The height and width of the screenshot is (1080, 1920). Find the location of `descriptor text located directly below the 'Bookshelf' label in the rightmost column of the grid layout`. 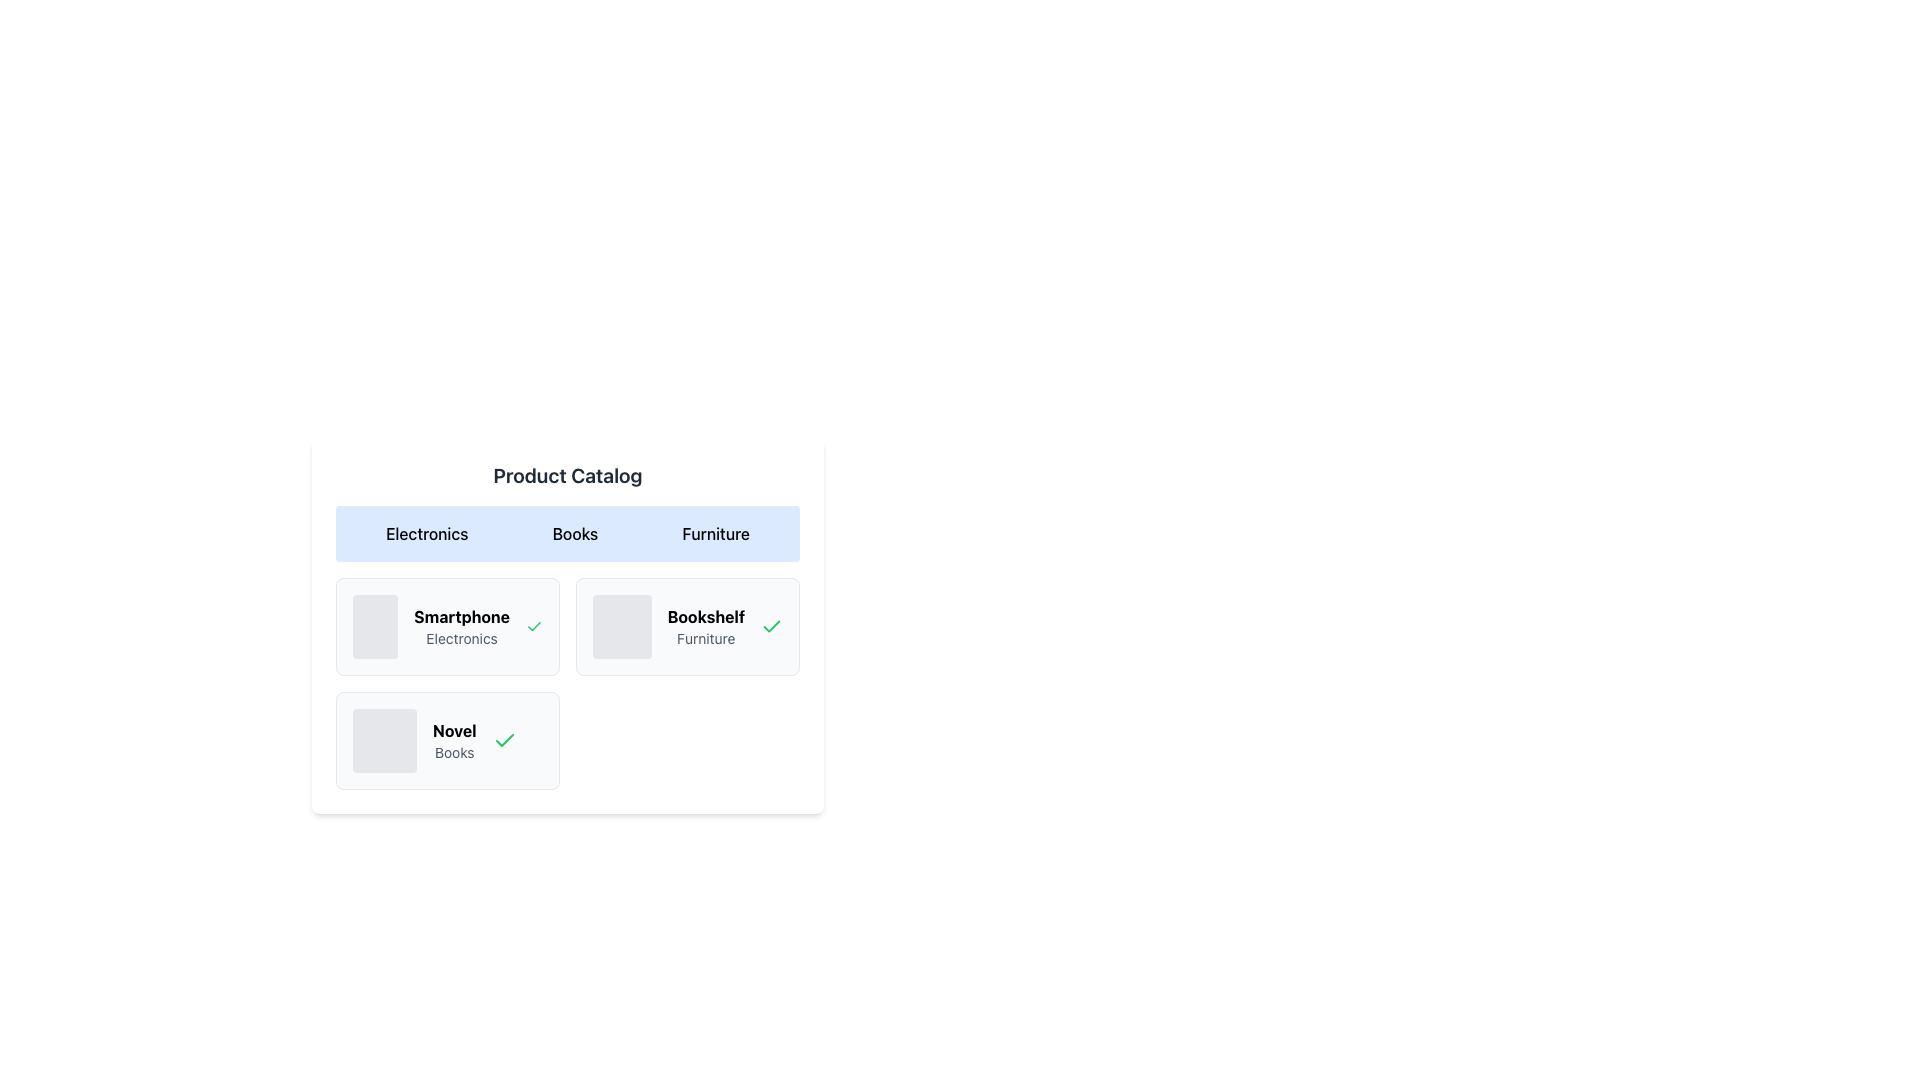

descriptor text located directly below the 'Bookshelf' label in the rightmost column of the grid layout is located at coordinates (706, 639).